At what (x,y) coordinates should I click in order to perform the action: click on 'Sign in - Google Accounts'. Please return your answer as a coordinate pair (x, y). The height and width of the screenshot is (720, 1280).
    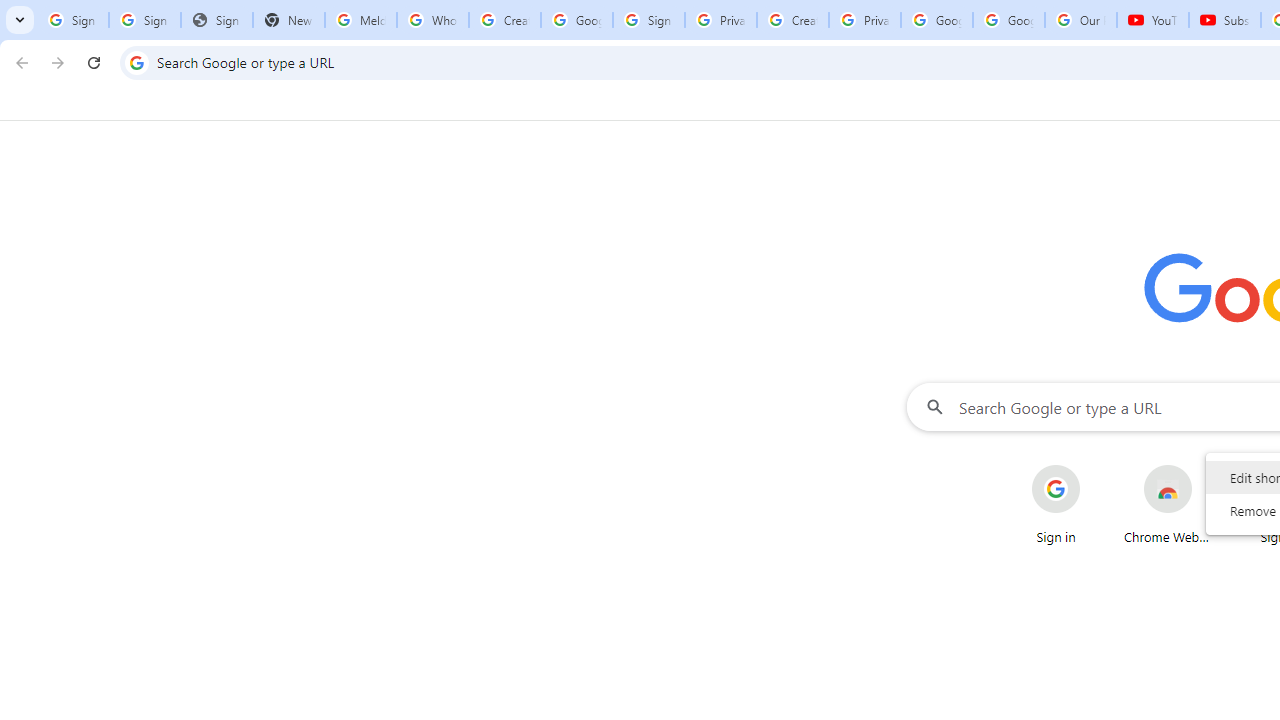
    Looking at the image, I should click on (648, 20).